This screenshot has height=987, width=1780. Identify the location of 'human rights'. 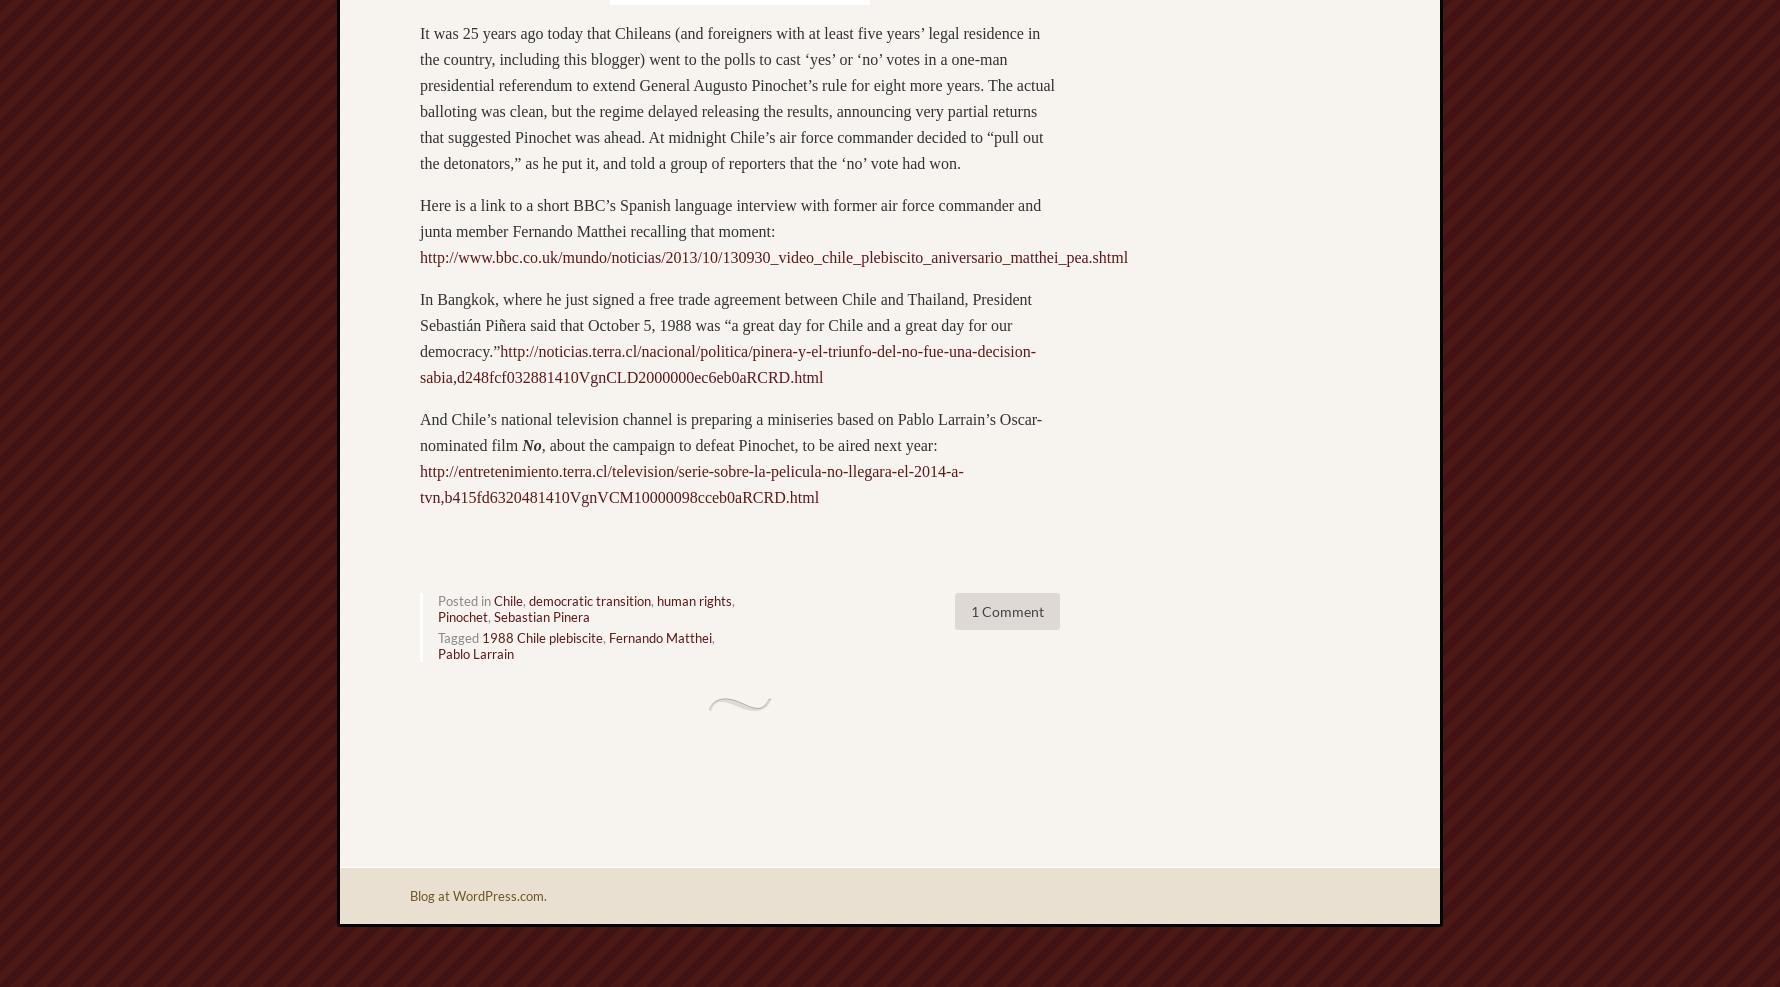
(656, 599).